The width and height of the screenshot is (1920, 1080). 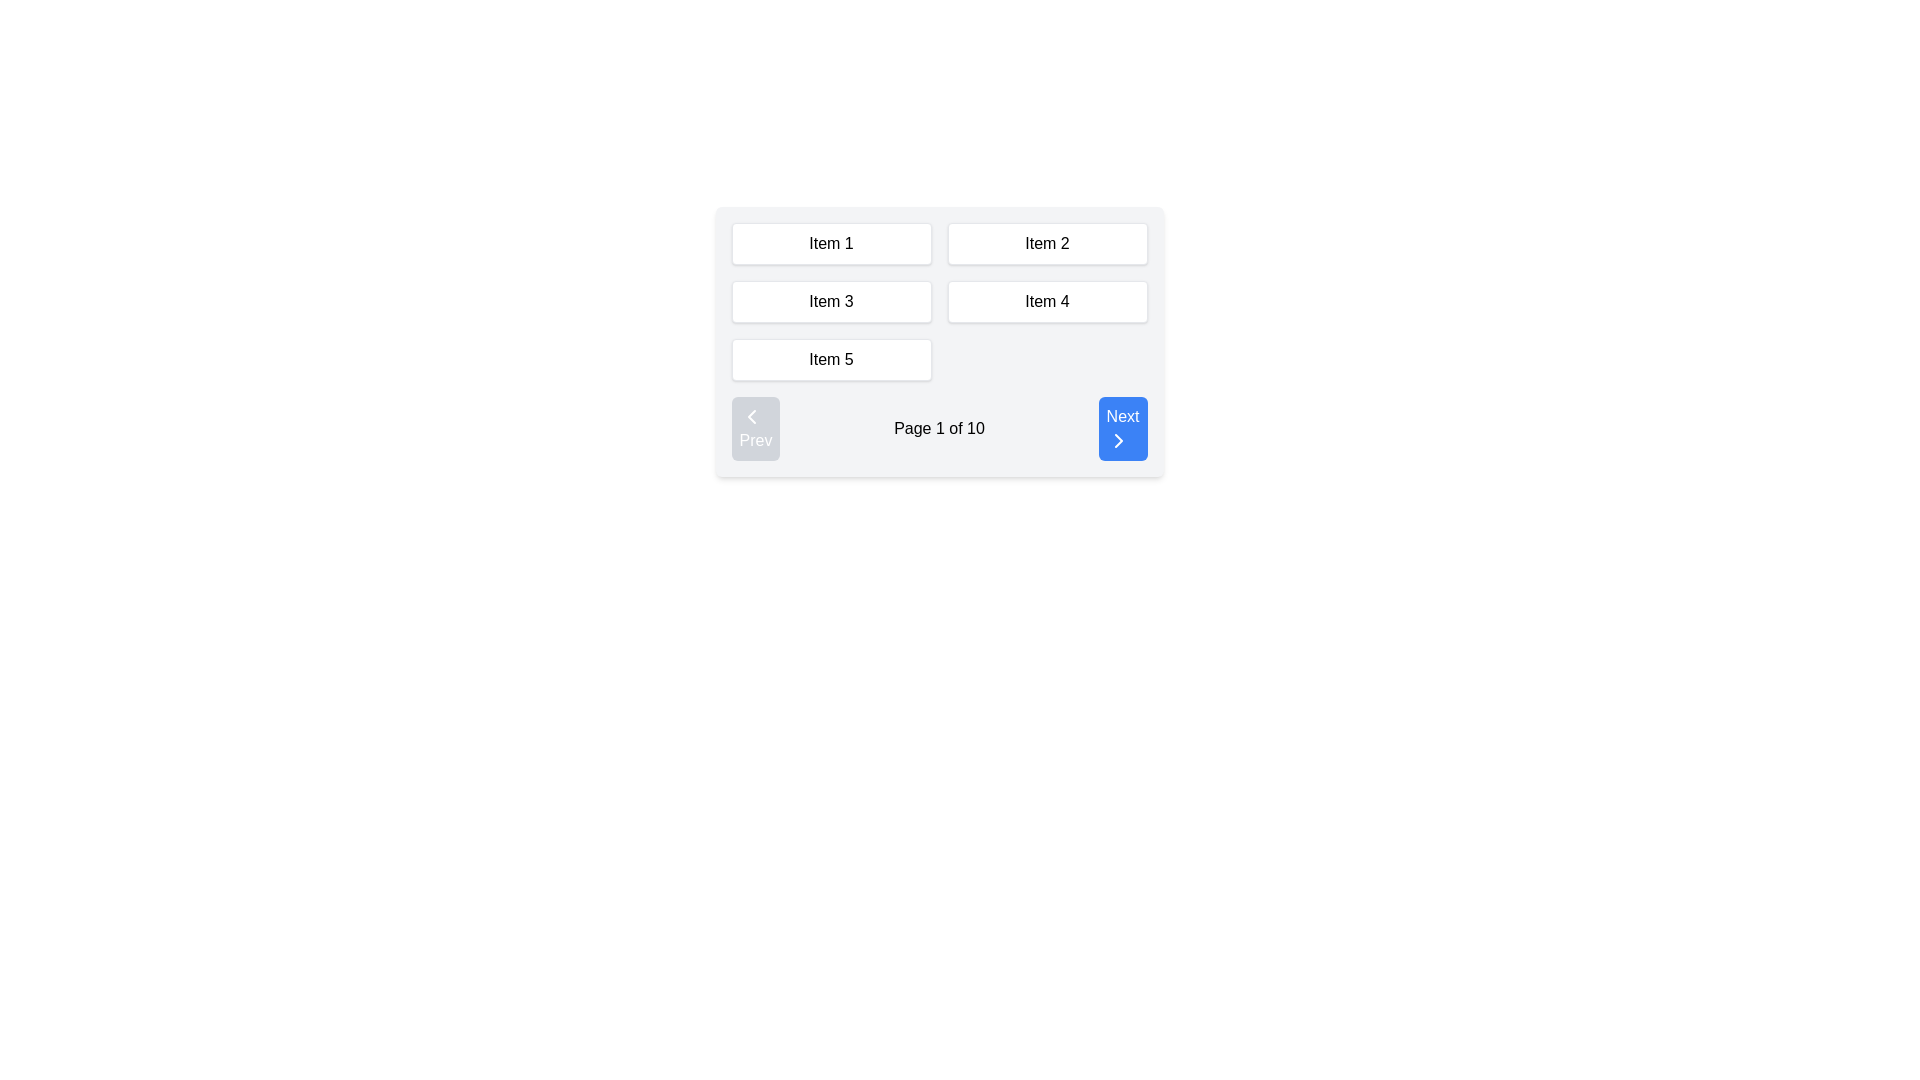 I want to click on the navigation button located to the far left of the pagination control, so click(x=754, y=427).